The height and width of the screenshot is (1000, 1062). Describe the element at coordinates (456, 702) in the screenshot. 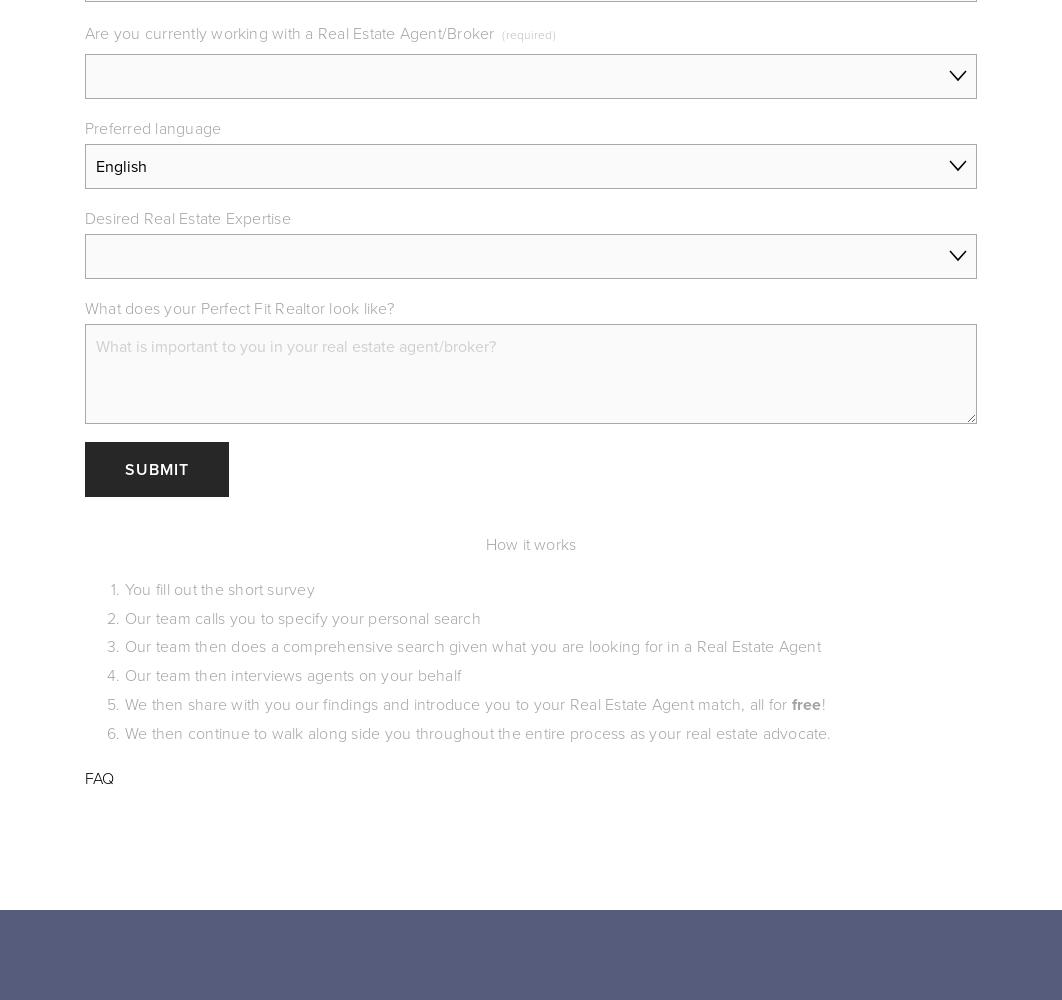

I see `'We then share with you our findings and introduce you to your Real Estate Agent match, all for'` at that location.